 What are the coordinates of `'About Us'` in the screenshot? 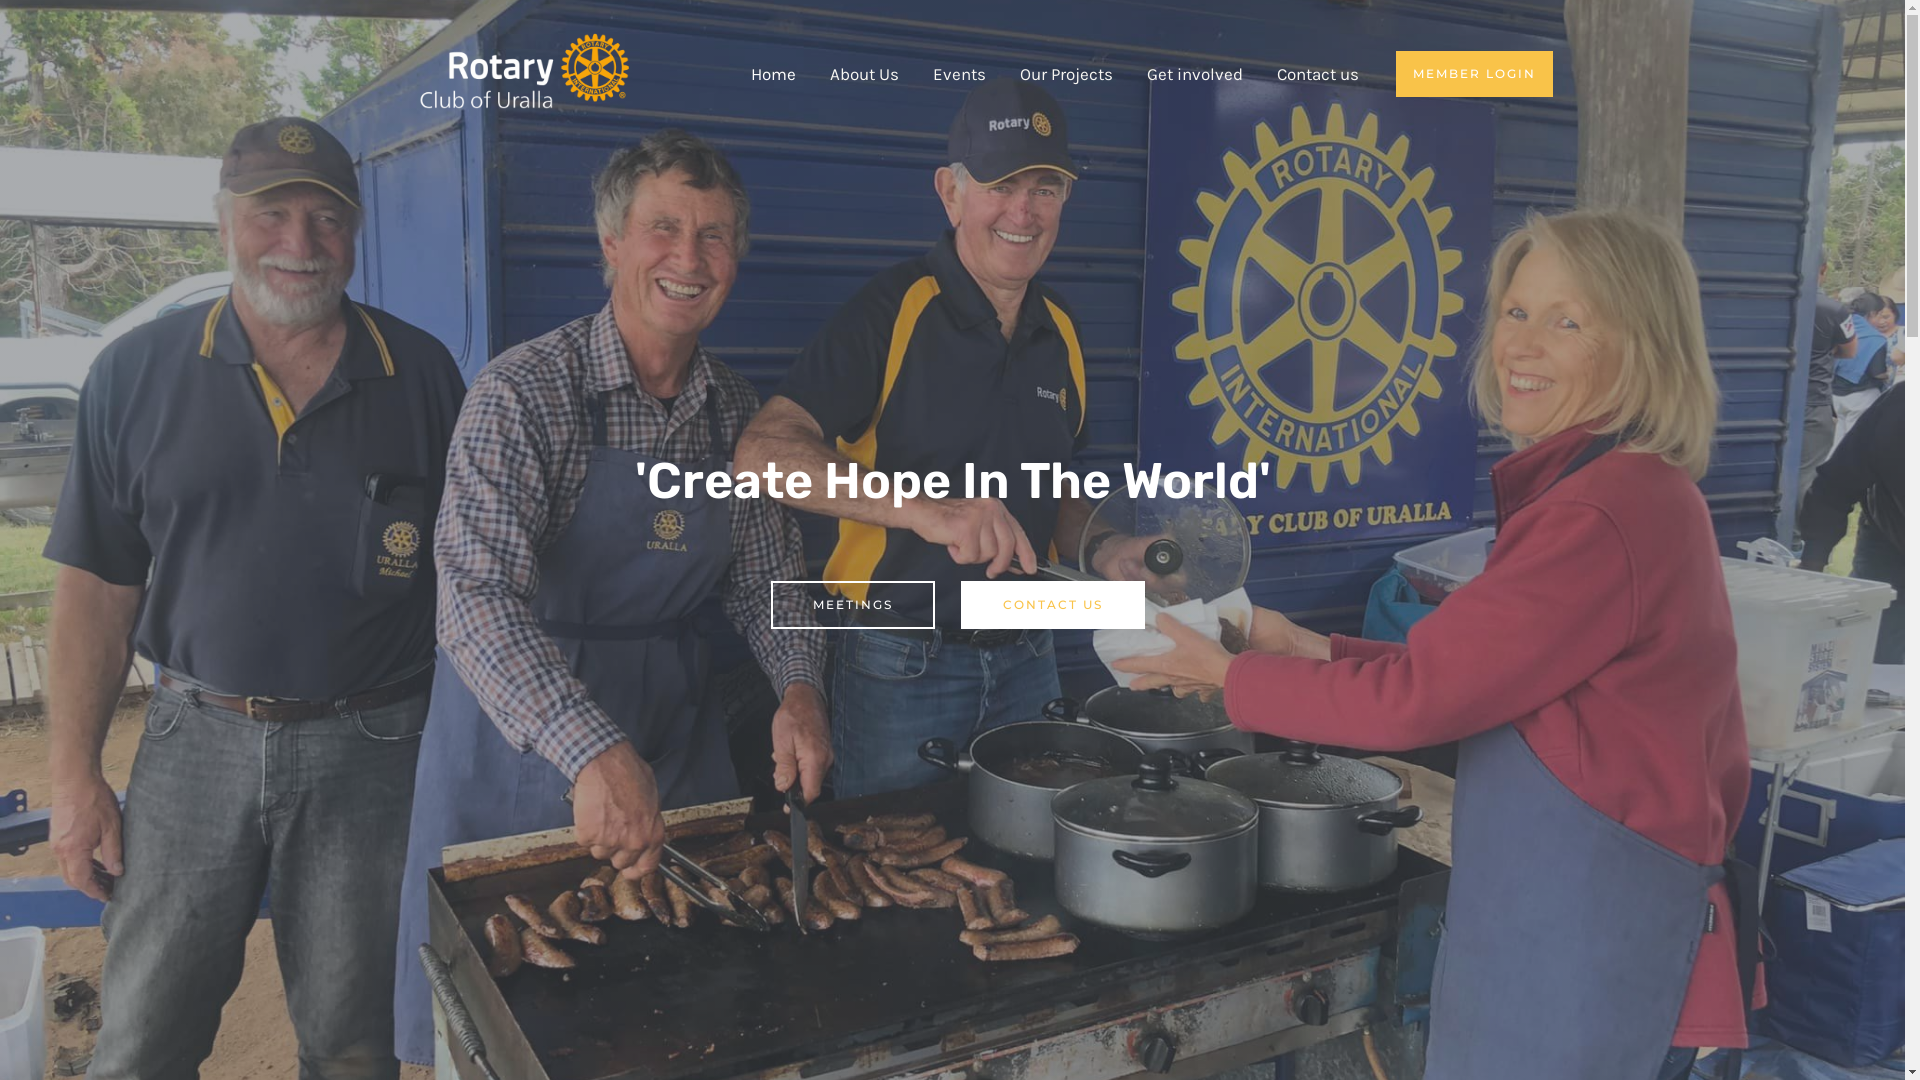 It's located at (863, 72).